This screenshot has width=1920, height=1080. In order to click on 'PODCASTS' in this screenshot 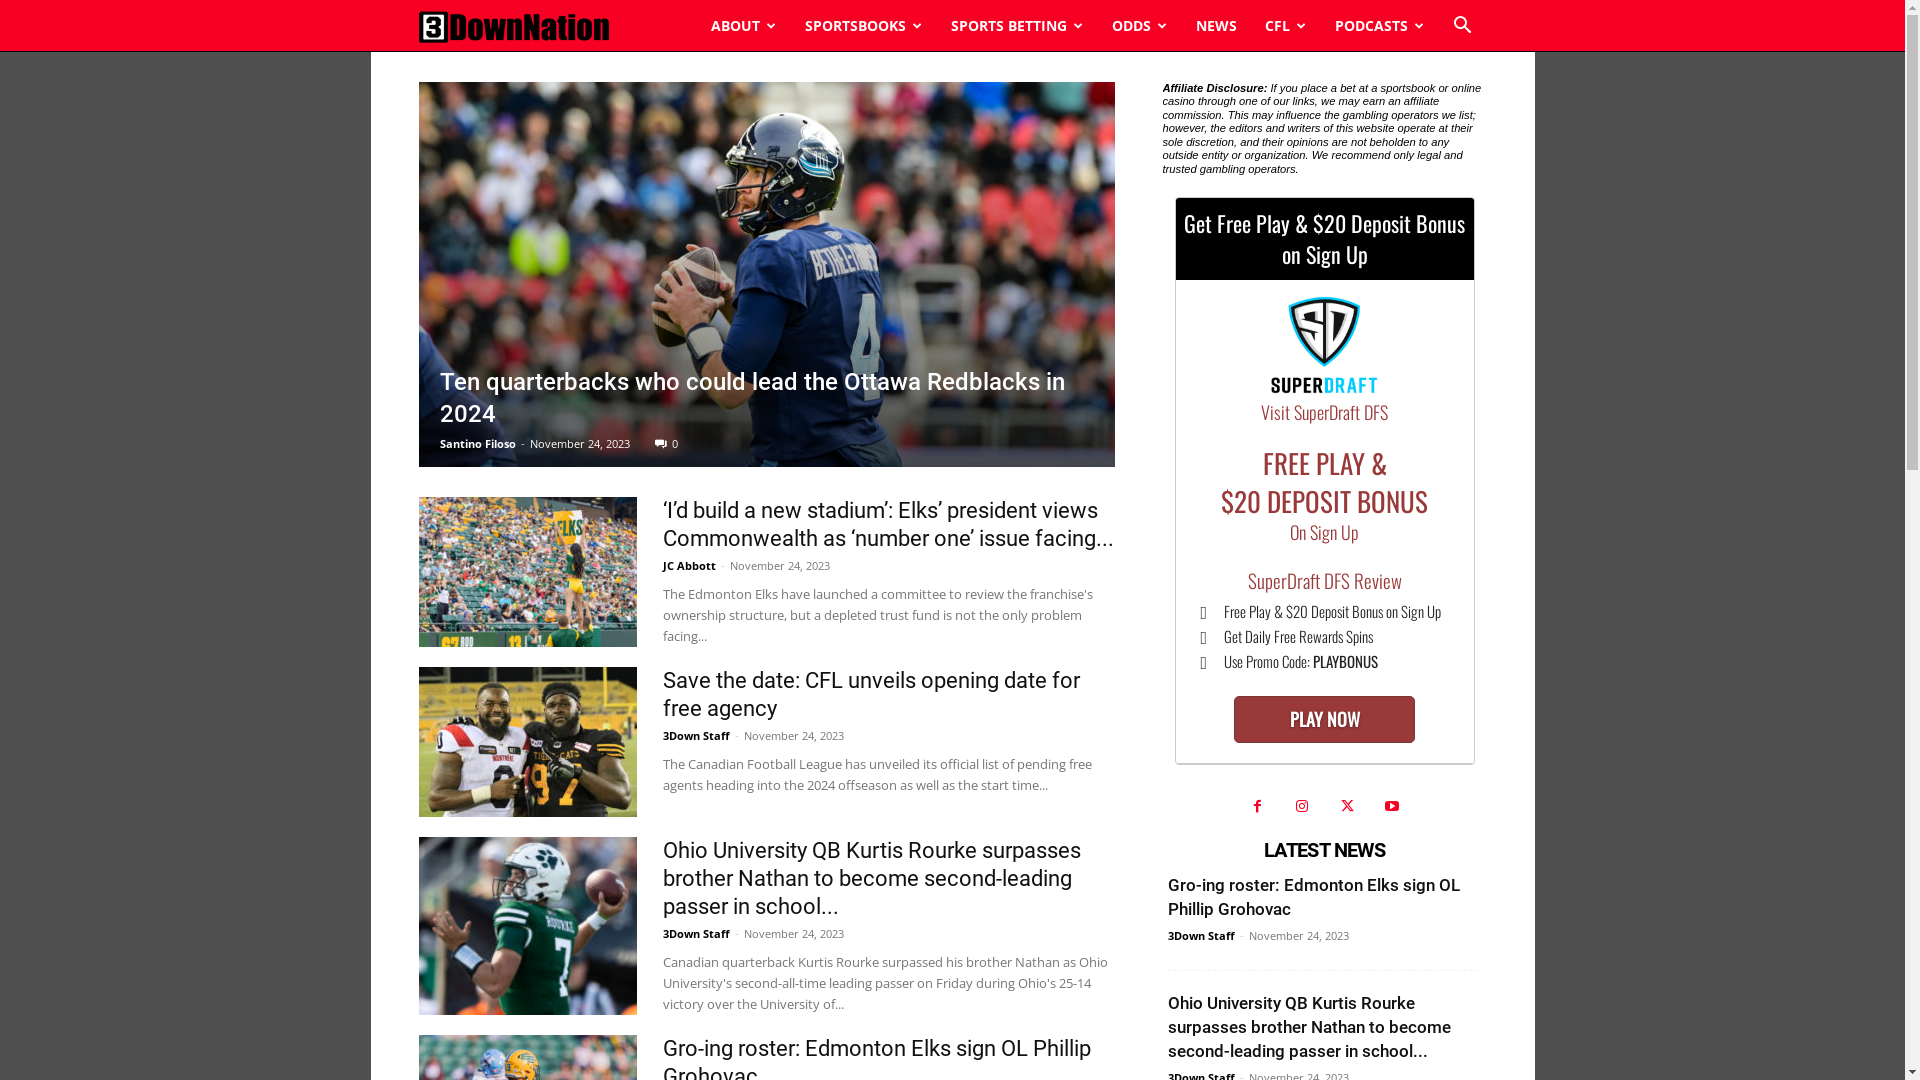, I will do `click(1377, 26)`.